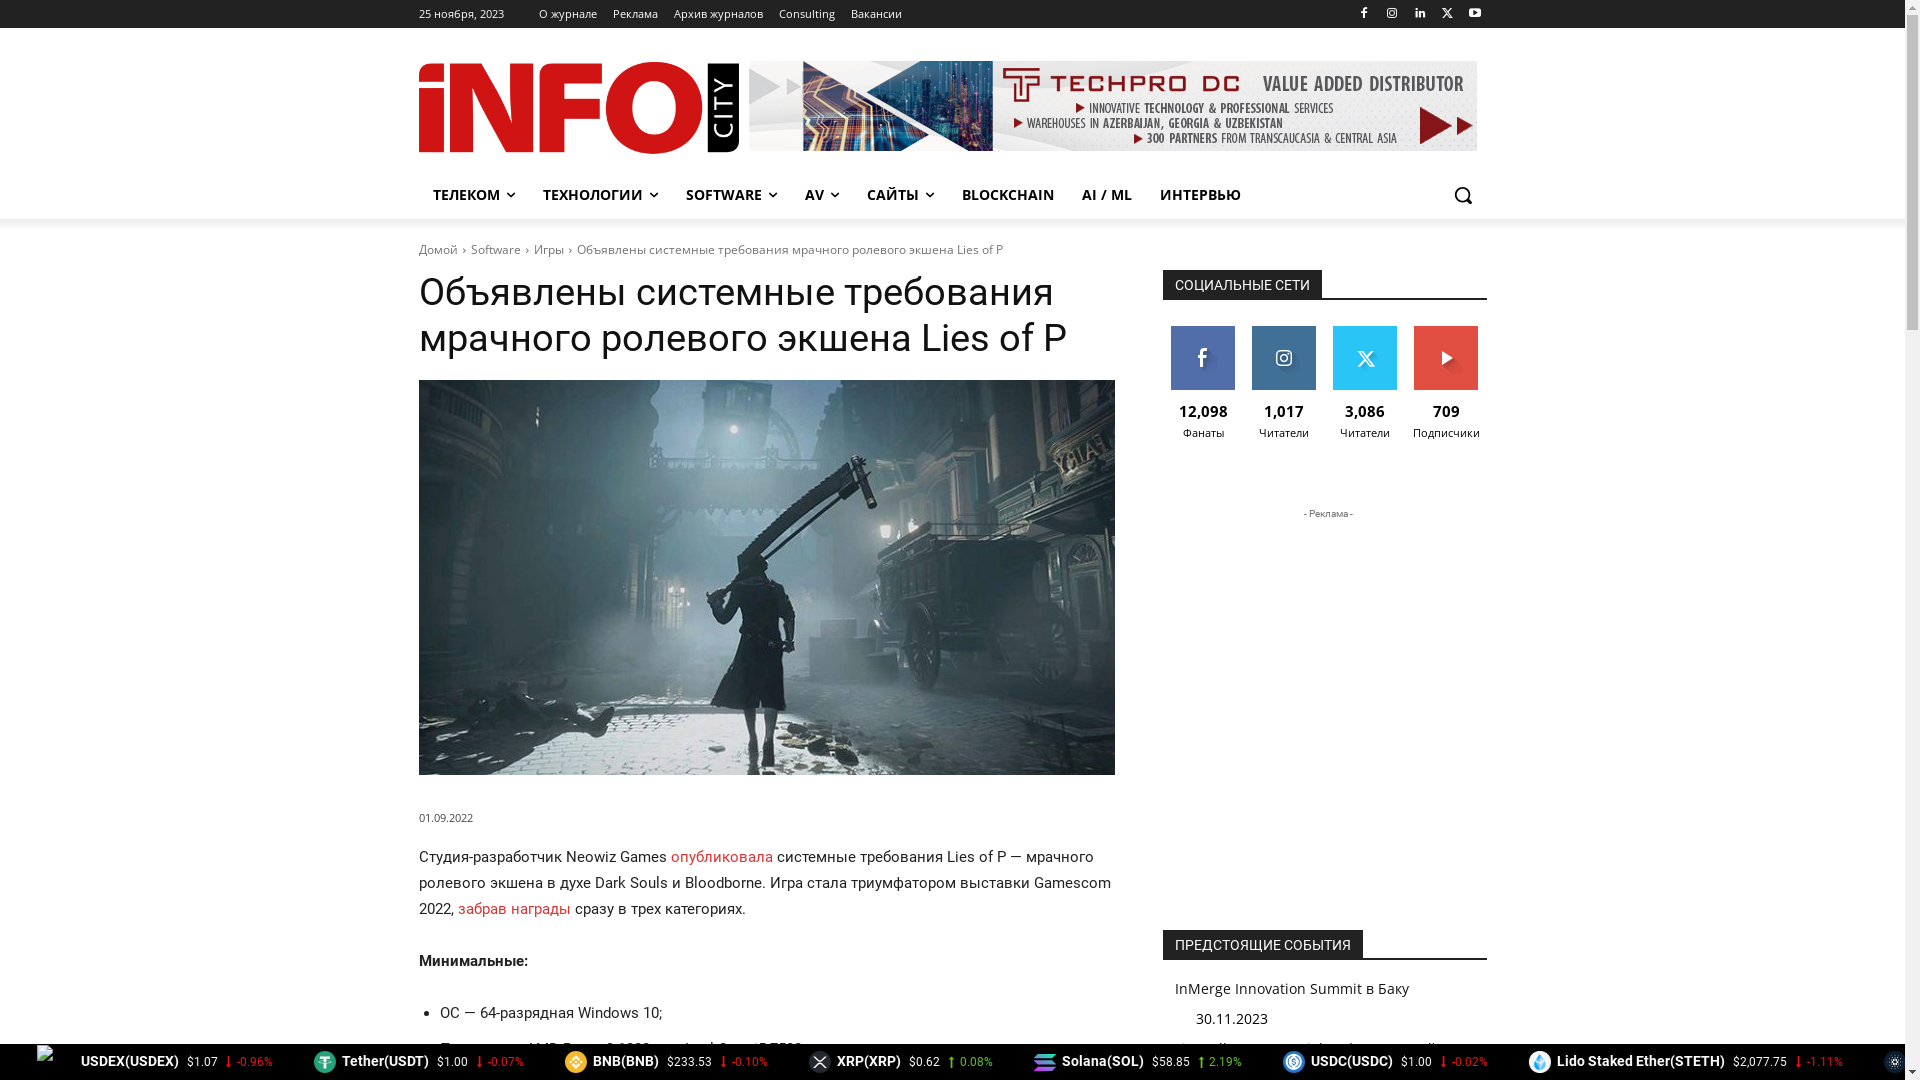 This screenshot has width=1920, height=1080. Describe the element at coordinates (806, 14) in the screenshot. I see `'Consulting'` at that location.